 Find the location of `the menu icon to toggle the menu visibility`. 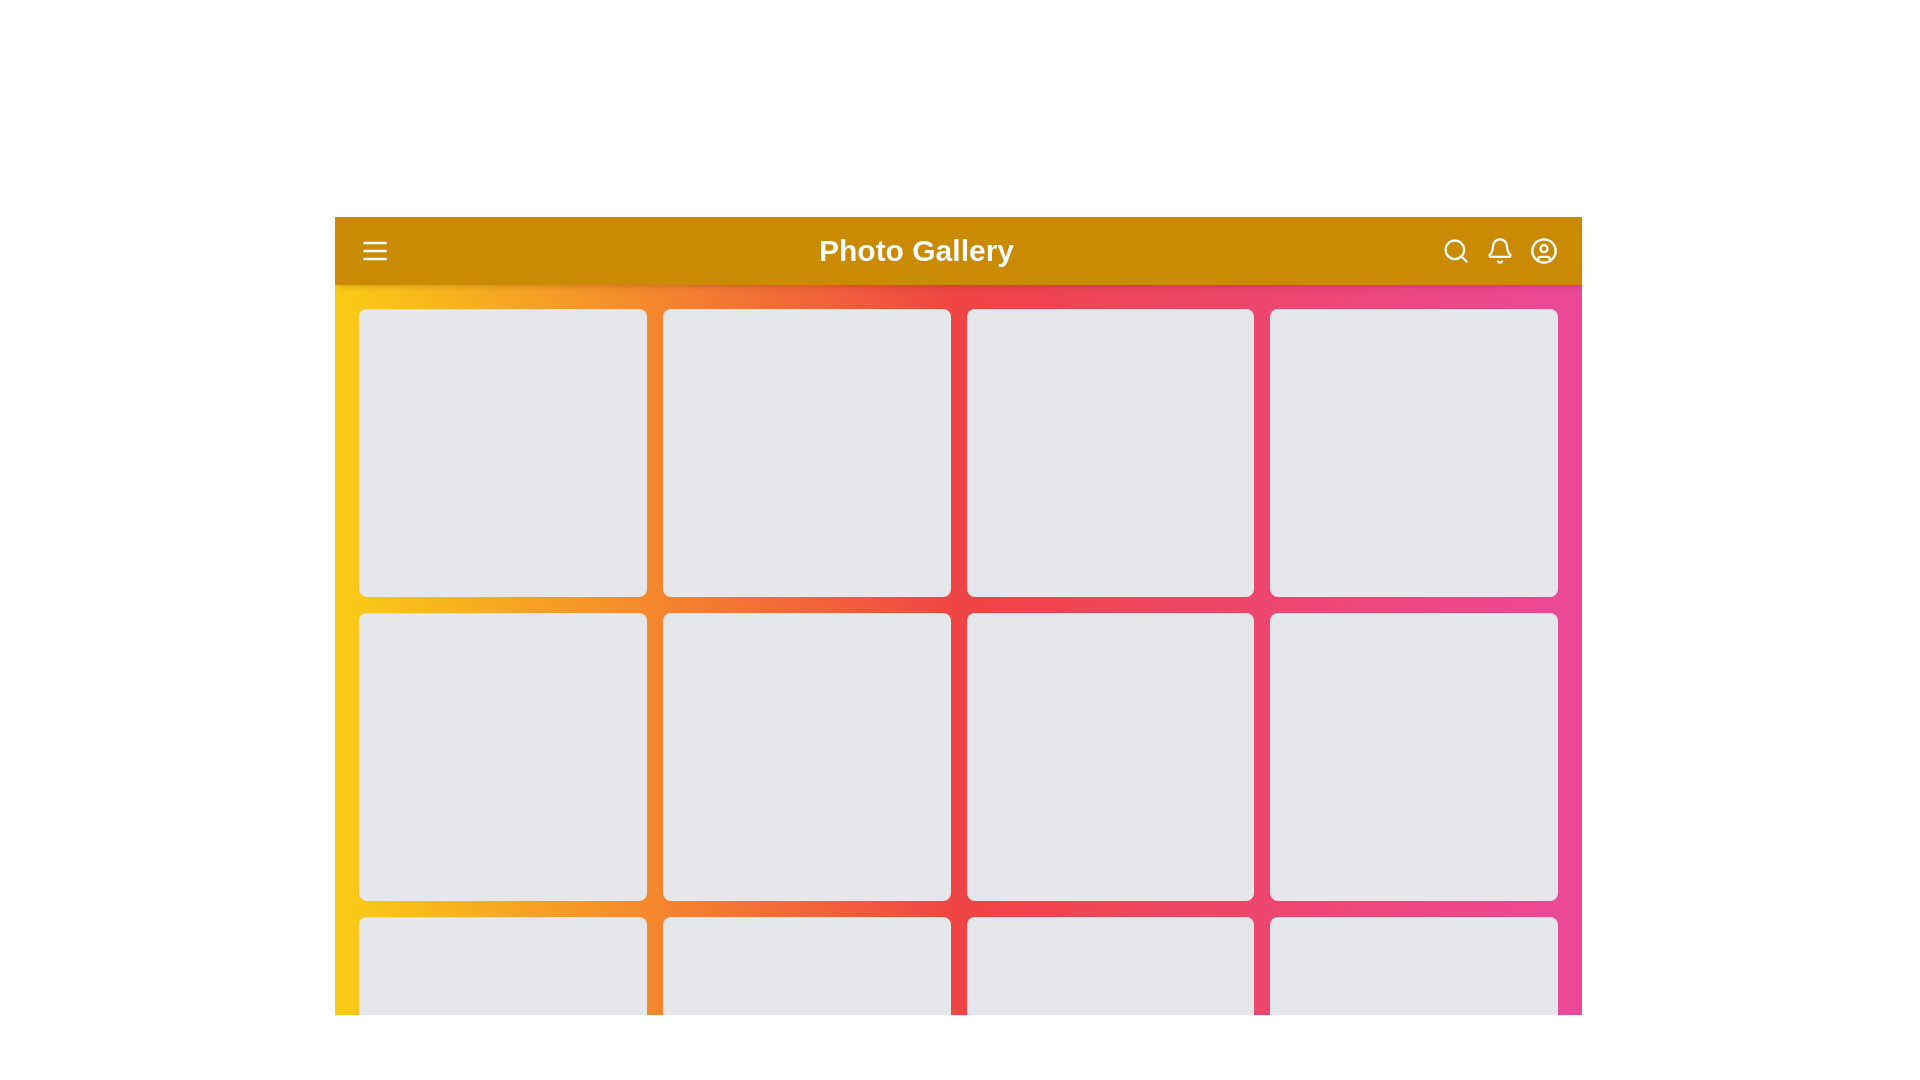

the menu icon to toggle the menu visibility is located at coordinates (374, 249).